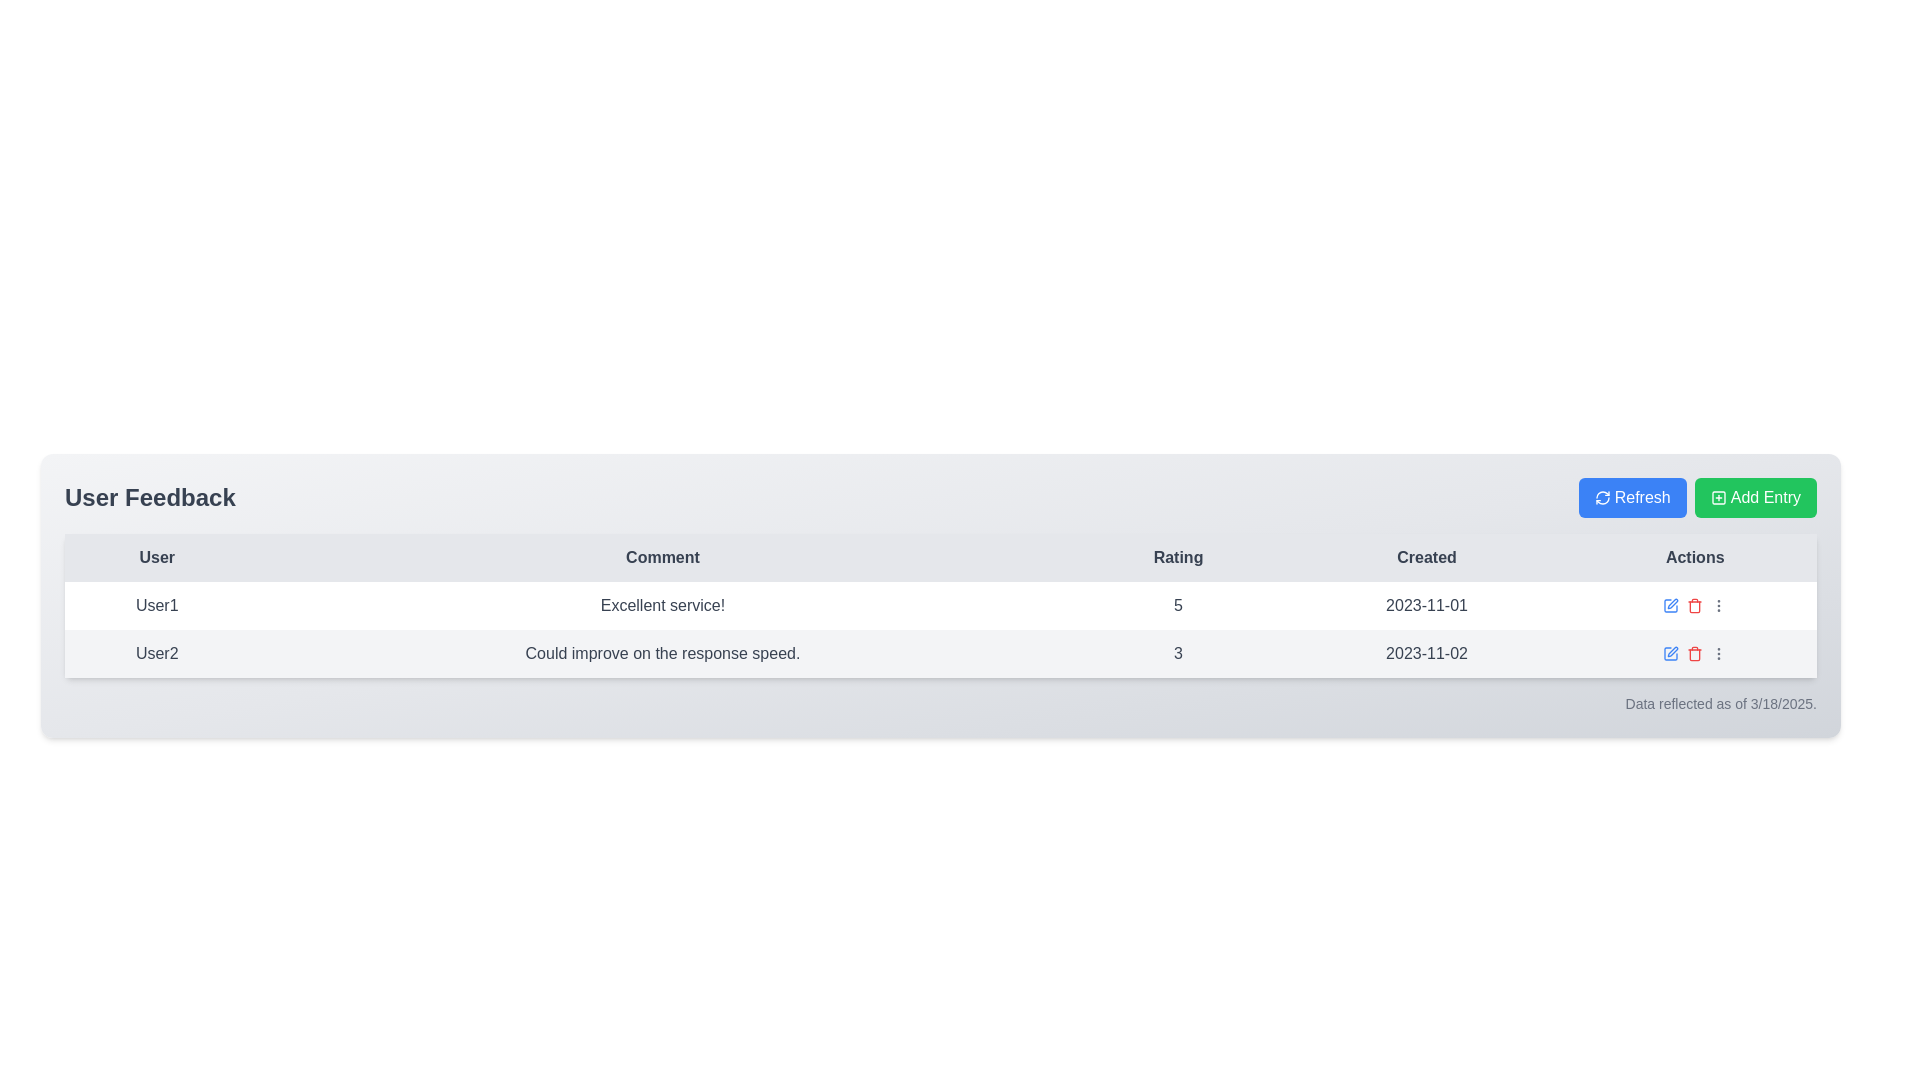 This screenshot has height=1080, width=1920. I want to click on the red trash can icon in the second row of the 'User Feedback' table to initiate a delete action, so click(1694, 654).